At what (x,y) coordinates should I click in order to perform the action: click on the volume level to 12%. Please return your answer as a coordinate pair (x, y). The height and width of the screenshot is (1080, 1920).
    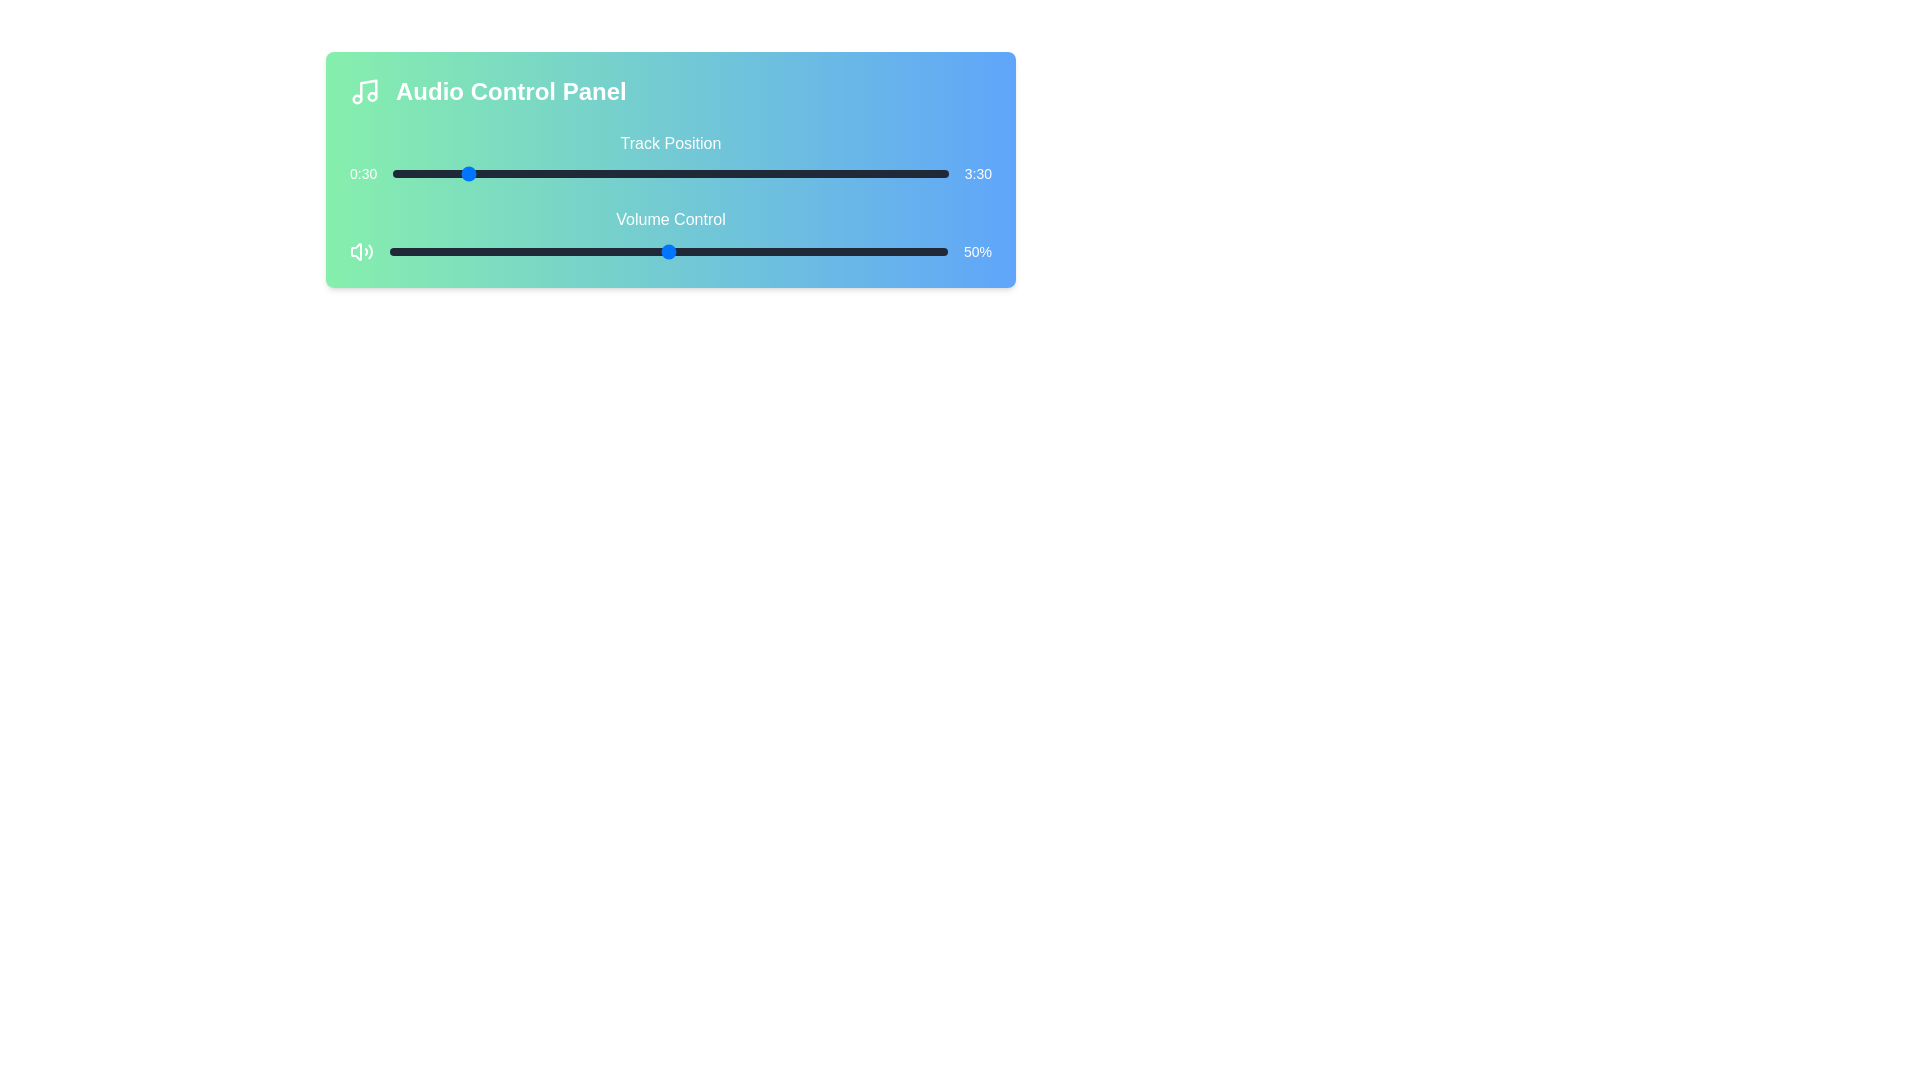
    Looking at the image, I should click on (455, 250).